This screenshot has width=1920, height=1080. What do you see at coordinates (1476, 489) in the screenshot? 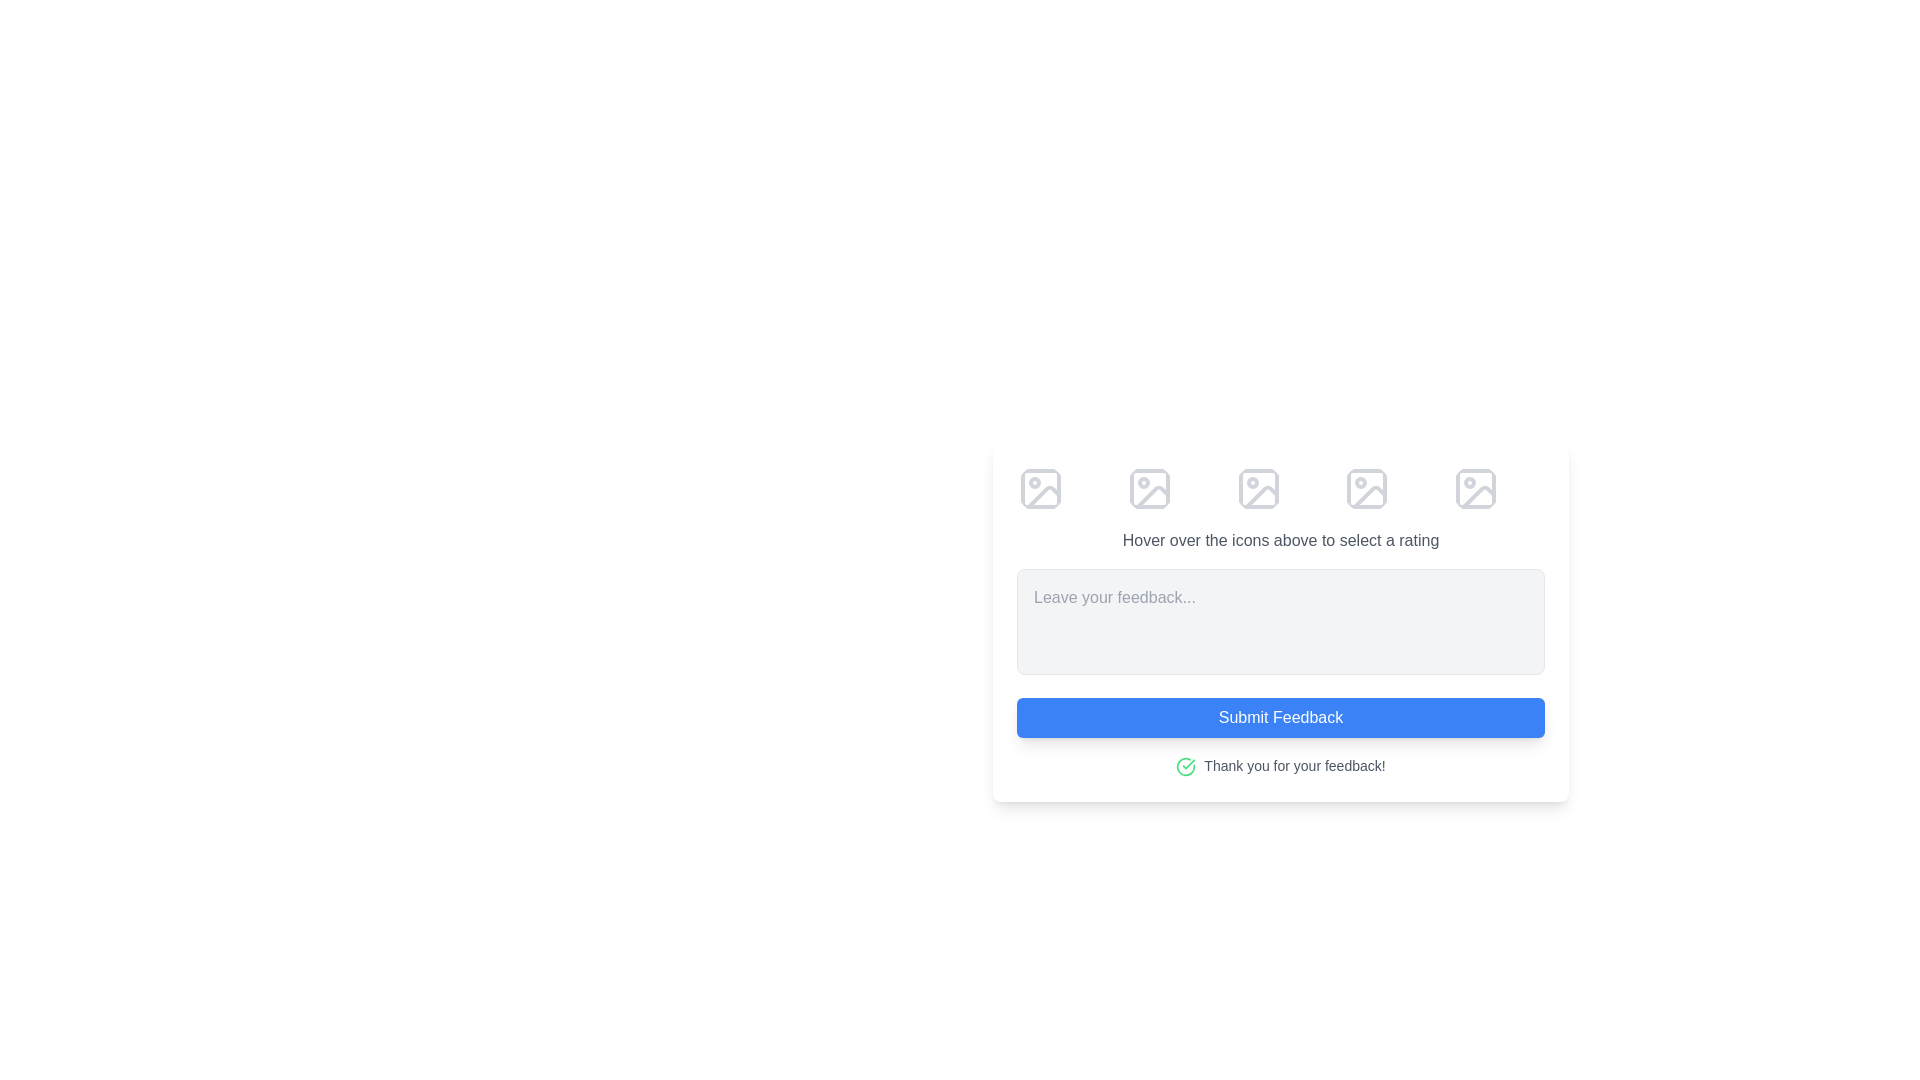
I see `the rectangular graphical image placeholder icon with rounded corners, styled in light gray, located in the top-right quadrant of the panel as the fourth icon in the row` at bounding box center [1476, 489].